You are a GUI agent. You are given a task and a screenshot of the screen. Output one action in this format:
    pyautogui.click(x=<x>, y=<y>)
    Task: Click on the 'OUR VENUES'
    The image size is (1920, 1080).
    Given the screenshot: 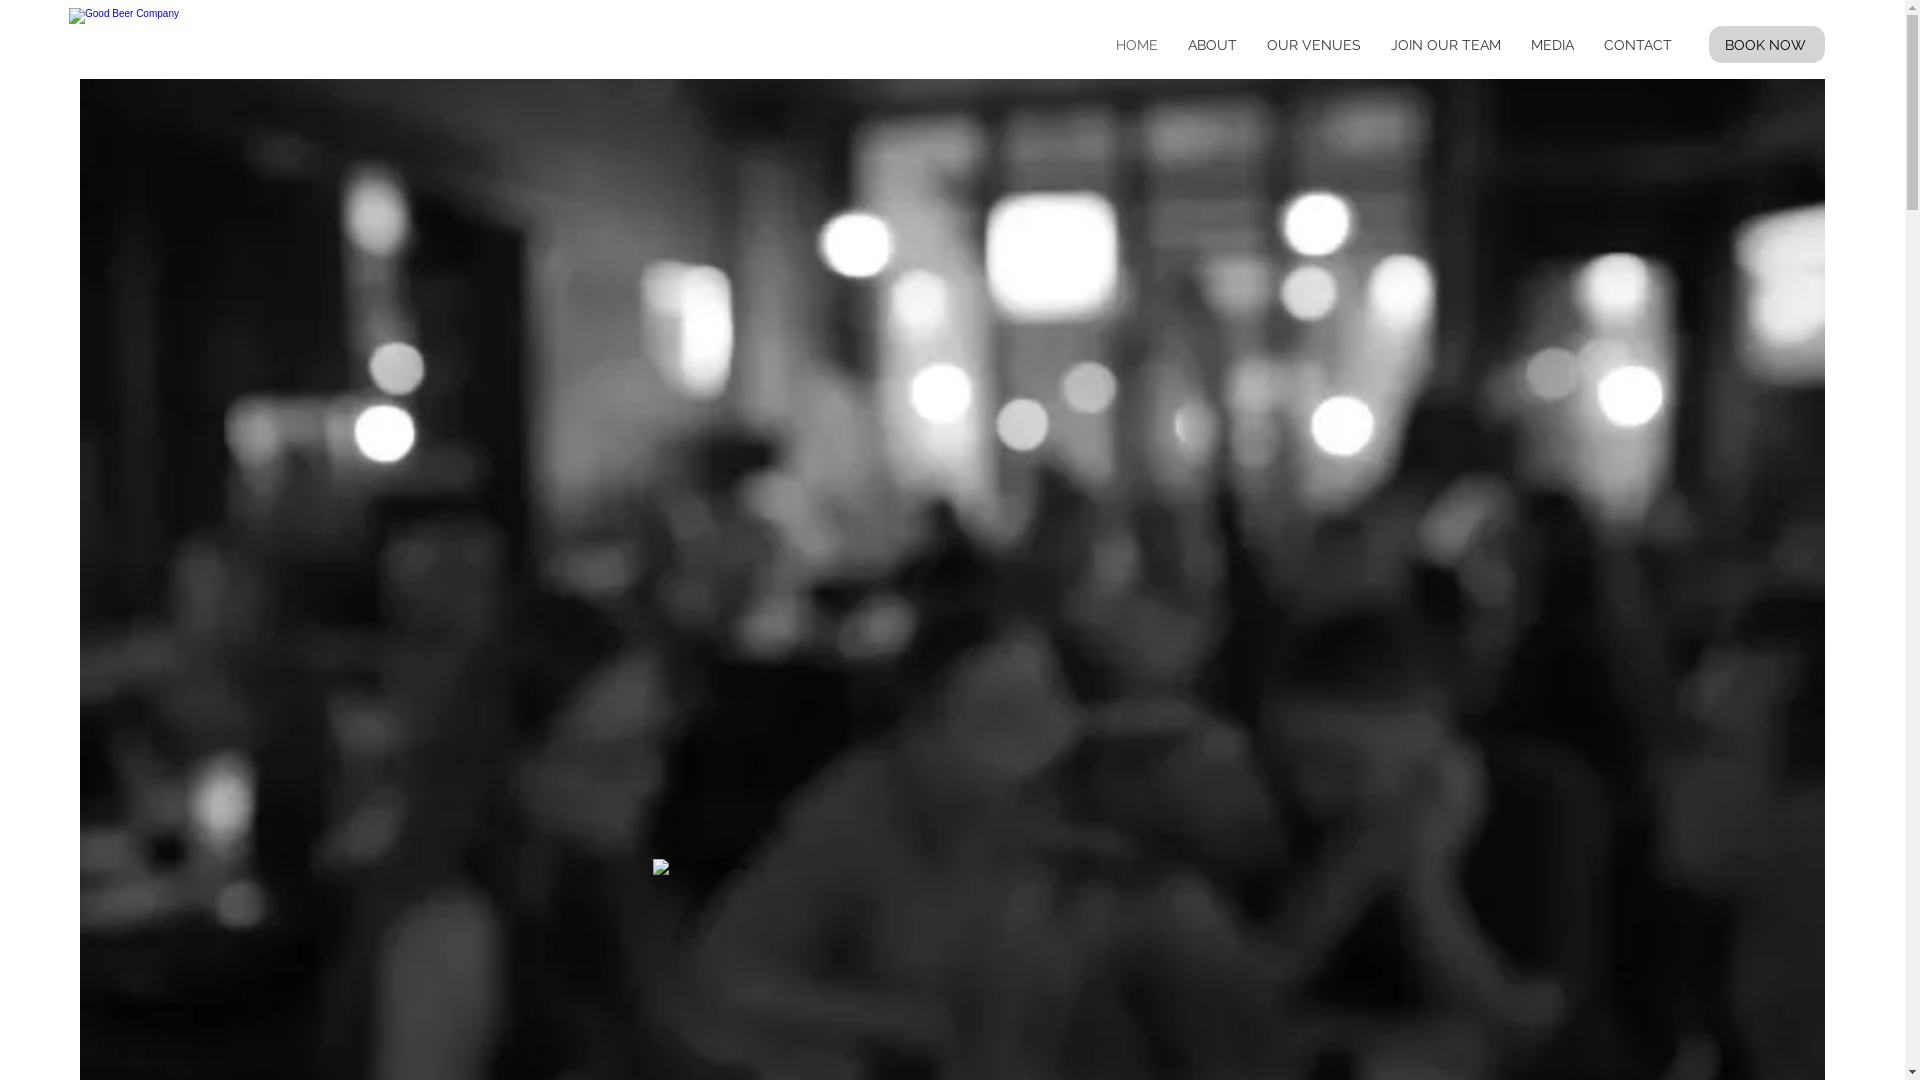 What is the action you would take?
    pyautogui.click(x=1314, y=45)
    